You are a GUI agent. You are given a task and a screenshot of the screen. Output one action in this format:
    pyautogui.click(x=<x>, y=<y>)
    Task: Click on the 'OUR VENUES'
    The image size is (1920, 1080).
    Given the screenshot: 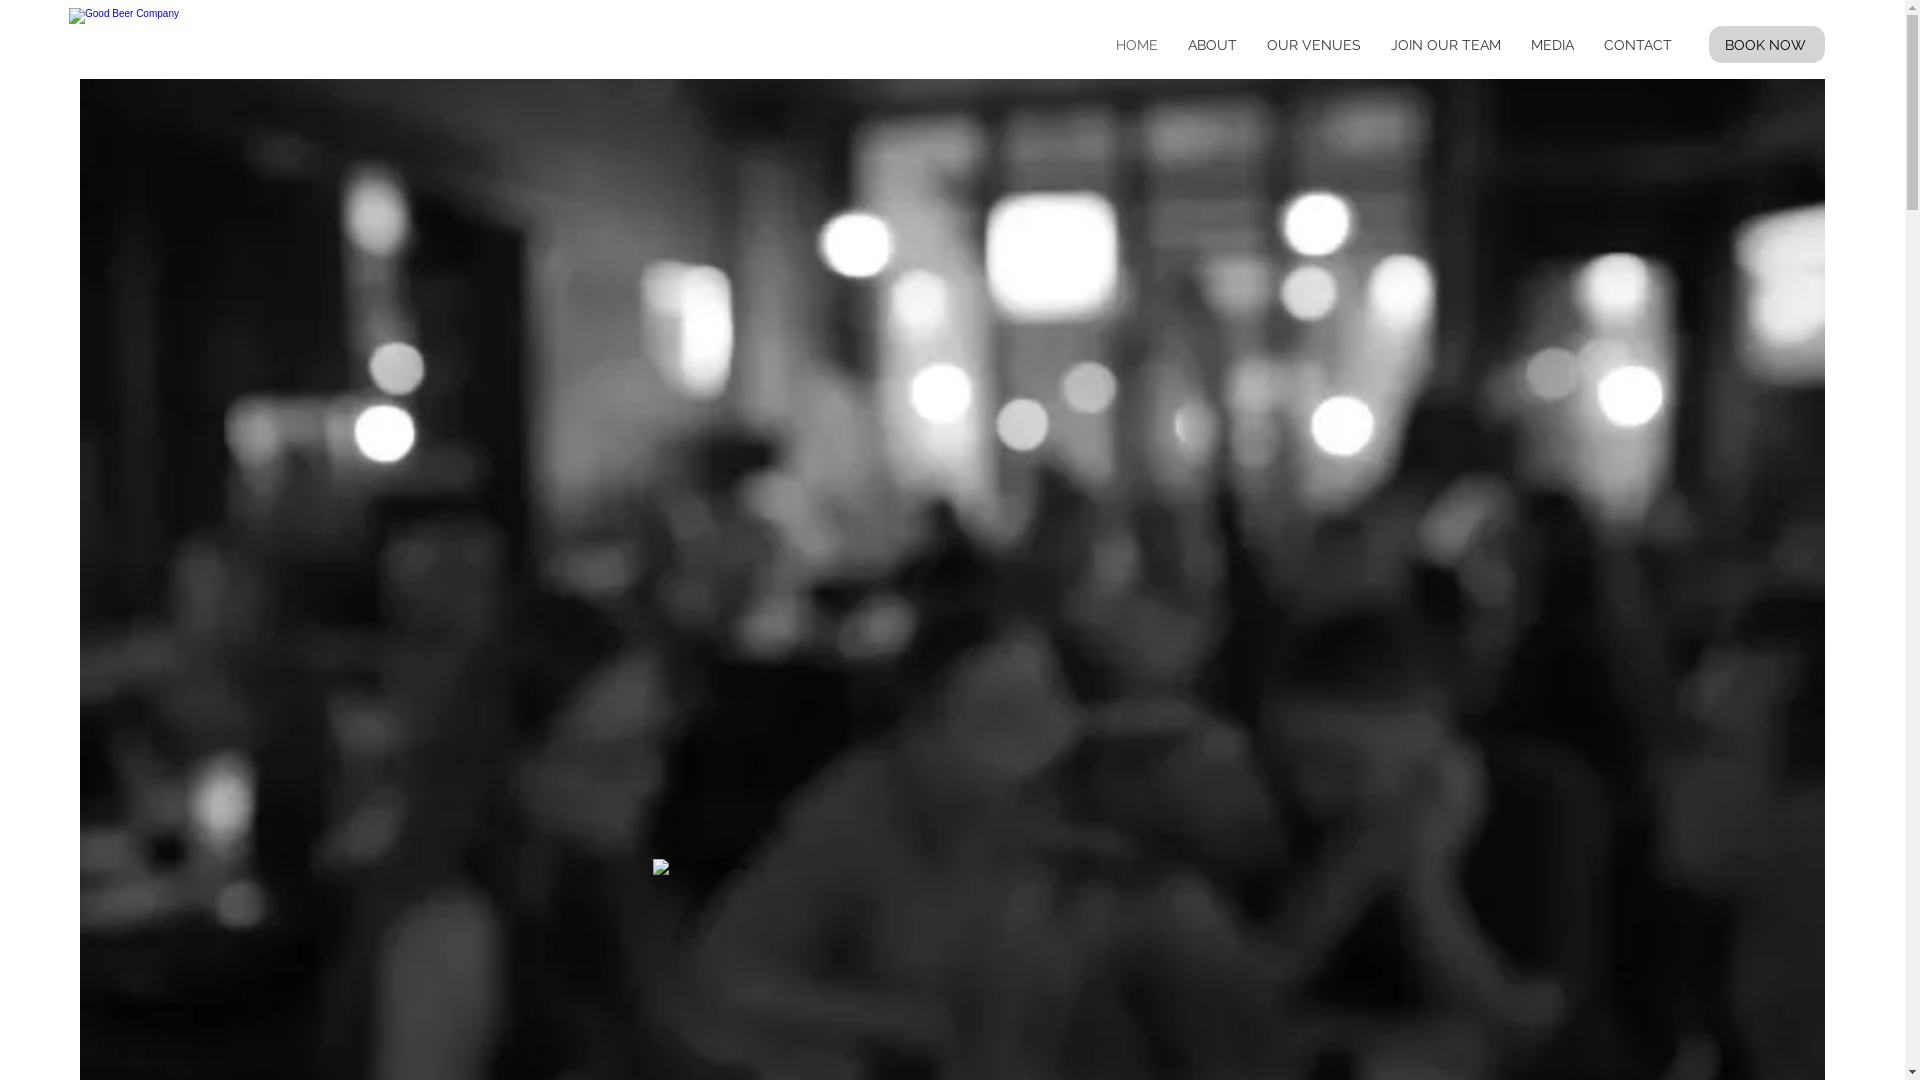 What is the action you would take?
    pyautogui.click(x=1314, y=45)
    